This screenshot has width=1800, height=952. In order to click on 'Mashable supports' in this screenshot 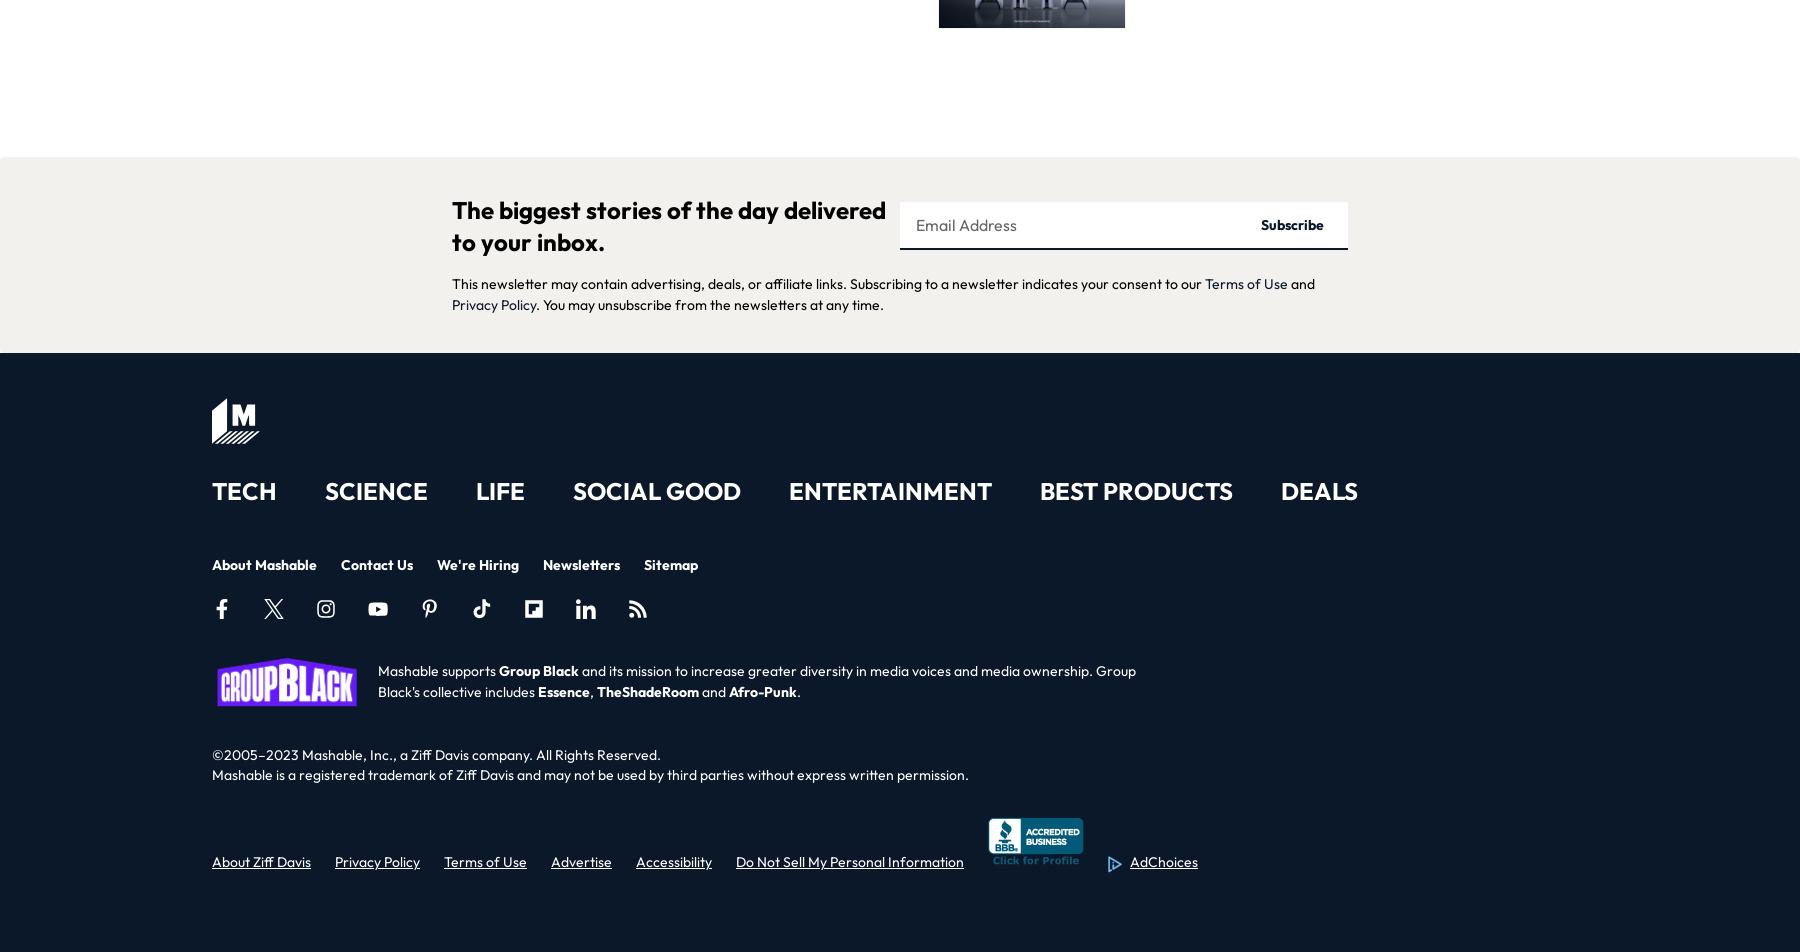, I will do `click(438, 670)`.